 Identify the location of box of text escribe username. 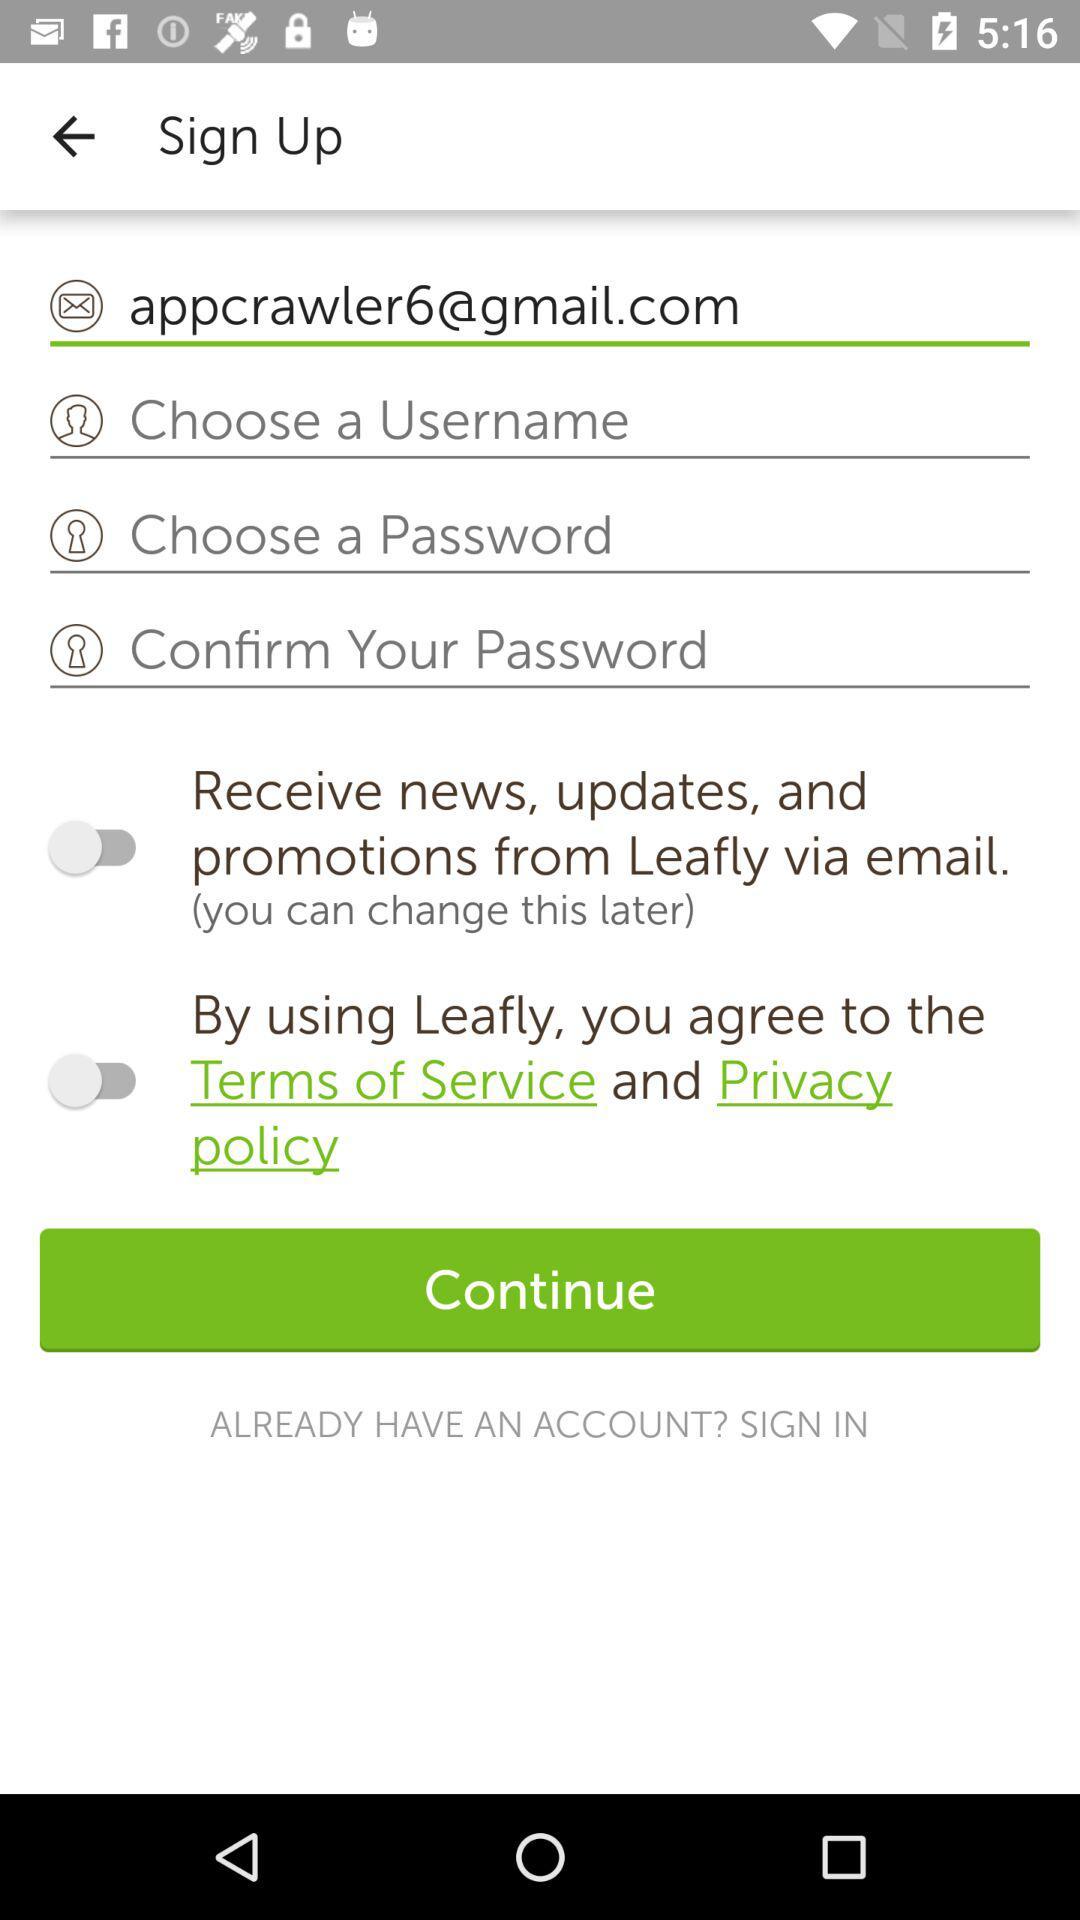
(540, 420).